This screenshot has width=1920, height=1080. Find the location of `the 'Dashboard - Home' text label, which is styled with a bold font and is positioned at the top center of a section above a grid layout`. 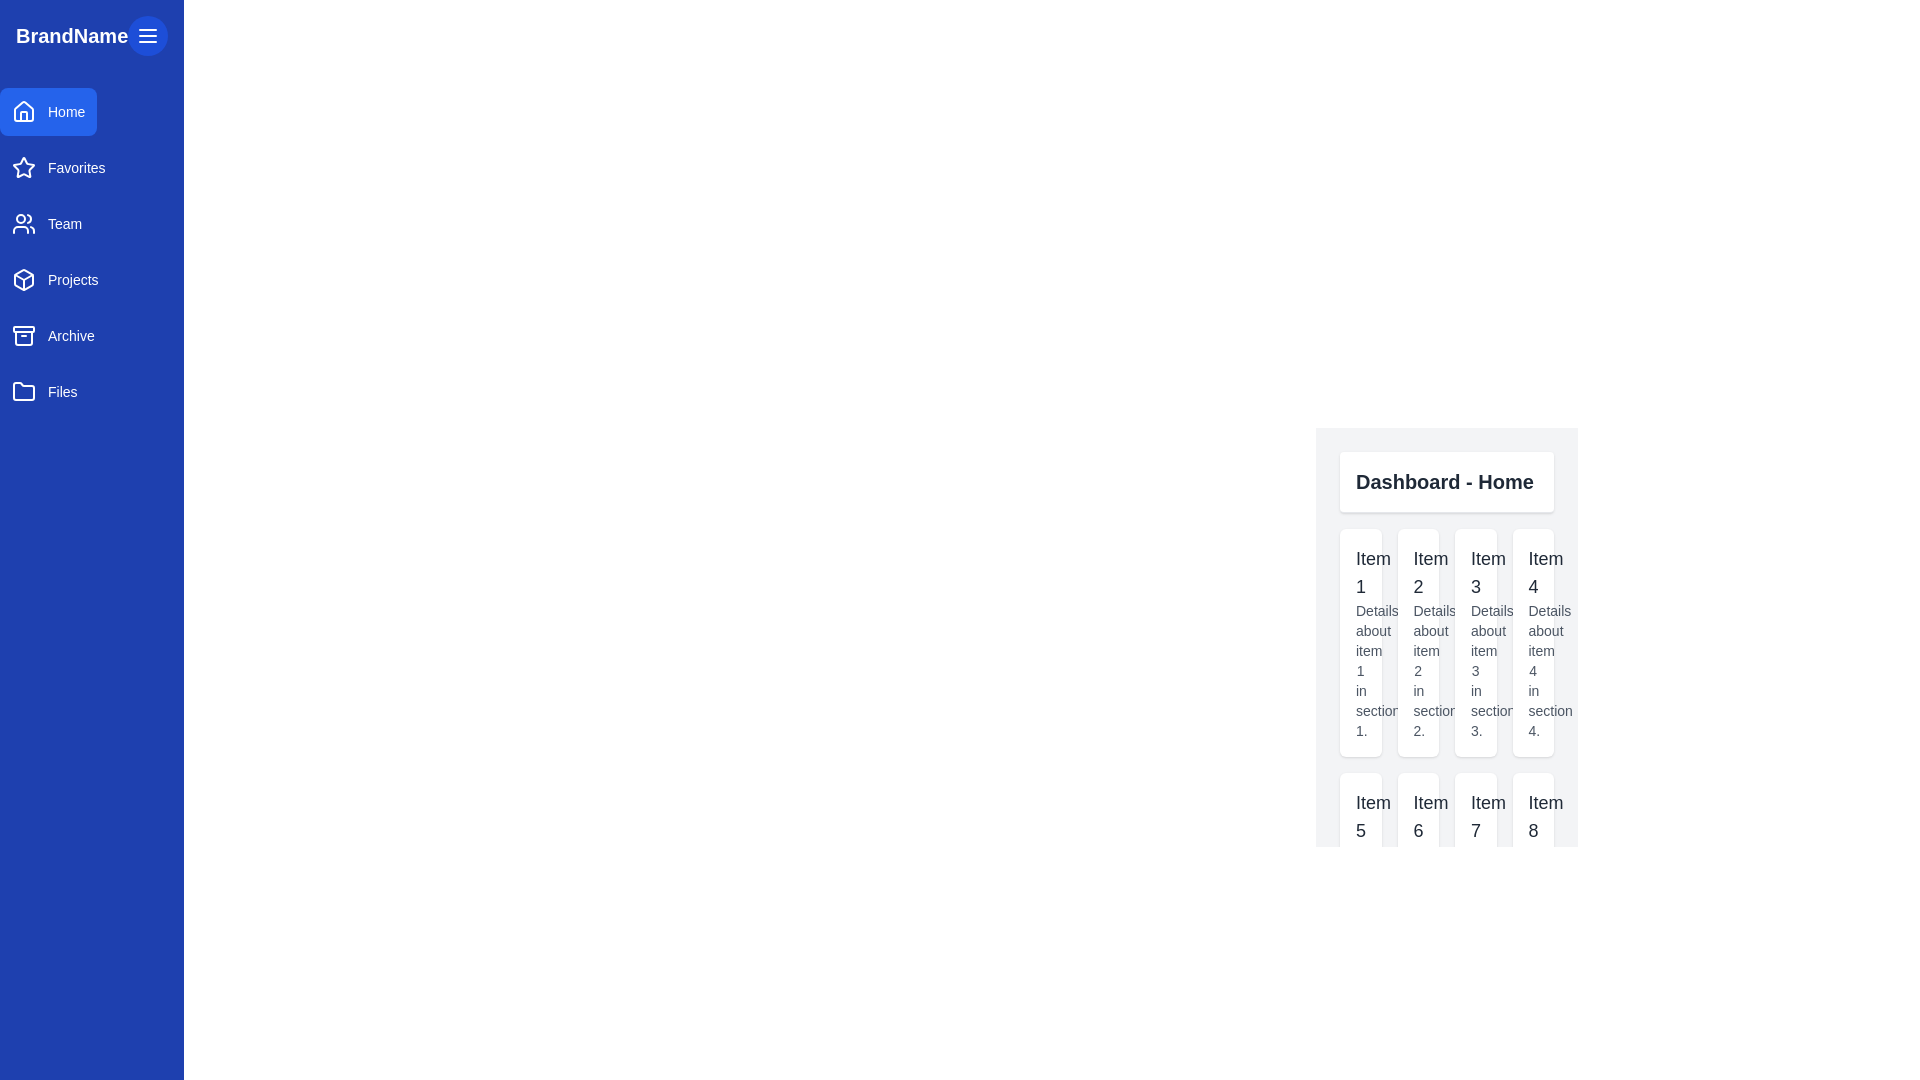

the 'Dashboard - Home' text label, which is styled with a bold font and is positioned at the top center of a section above a grid layout is located at coordinates (1444, 482).